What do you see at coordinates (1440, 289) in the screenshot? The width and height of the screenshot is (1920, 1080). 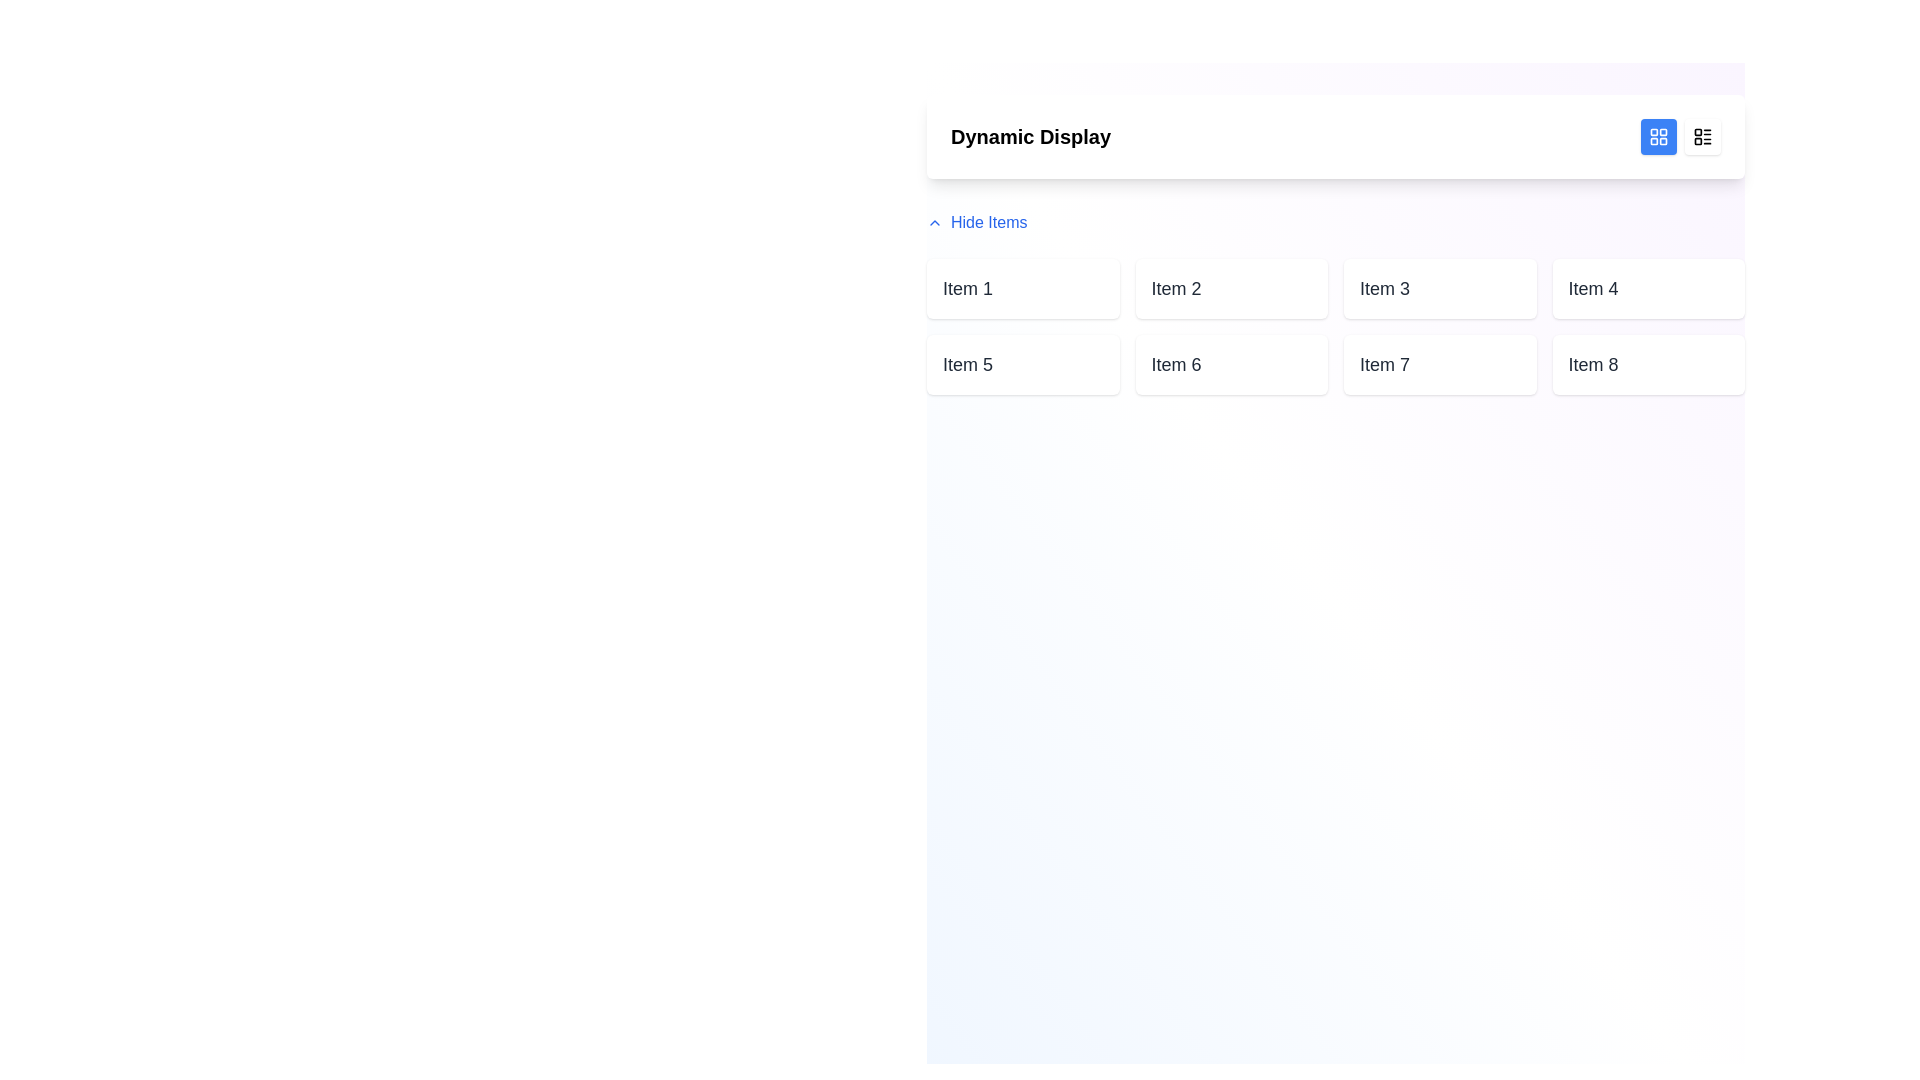 I see `the Card component labeled 'Item 3'` at bounding box center [1440, 289].